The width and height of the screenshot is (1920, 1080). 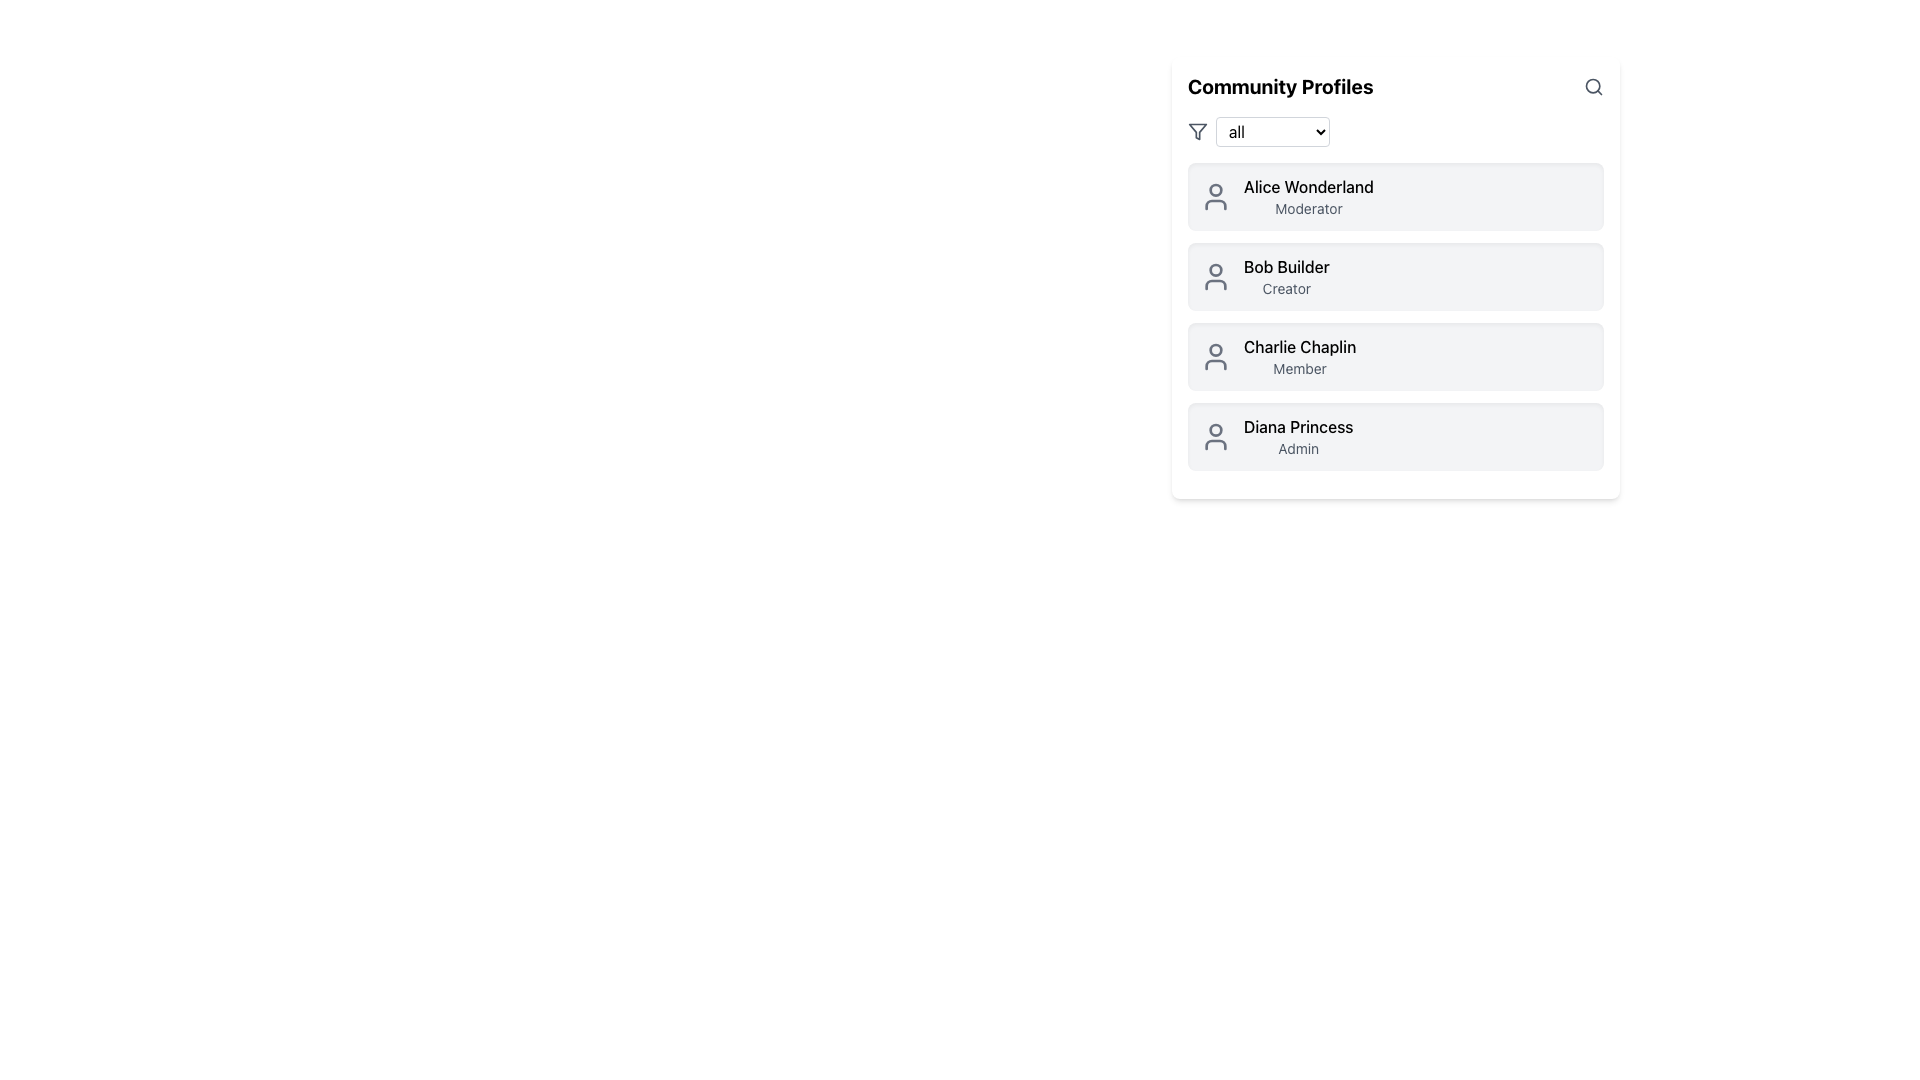 What do you see at coordinates (1198, 131) in the screenshot?
I see `the filter icon, which is a small gray icon resembling a funnel, located to the left of the 'all' dropdown menu in the toolbar` at bounding box center [1198, 131].